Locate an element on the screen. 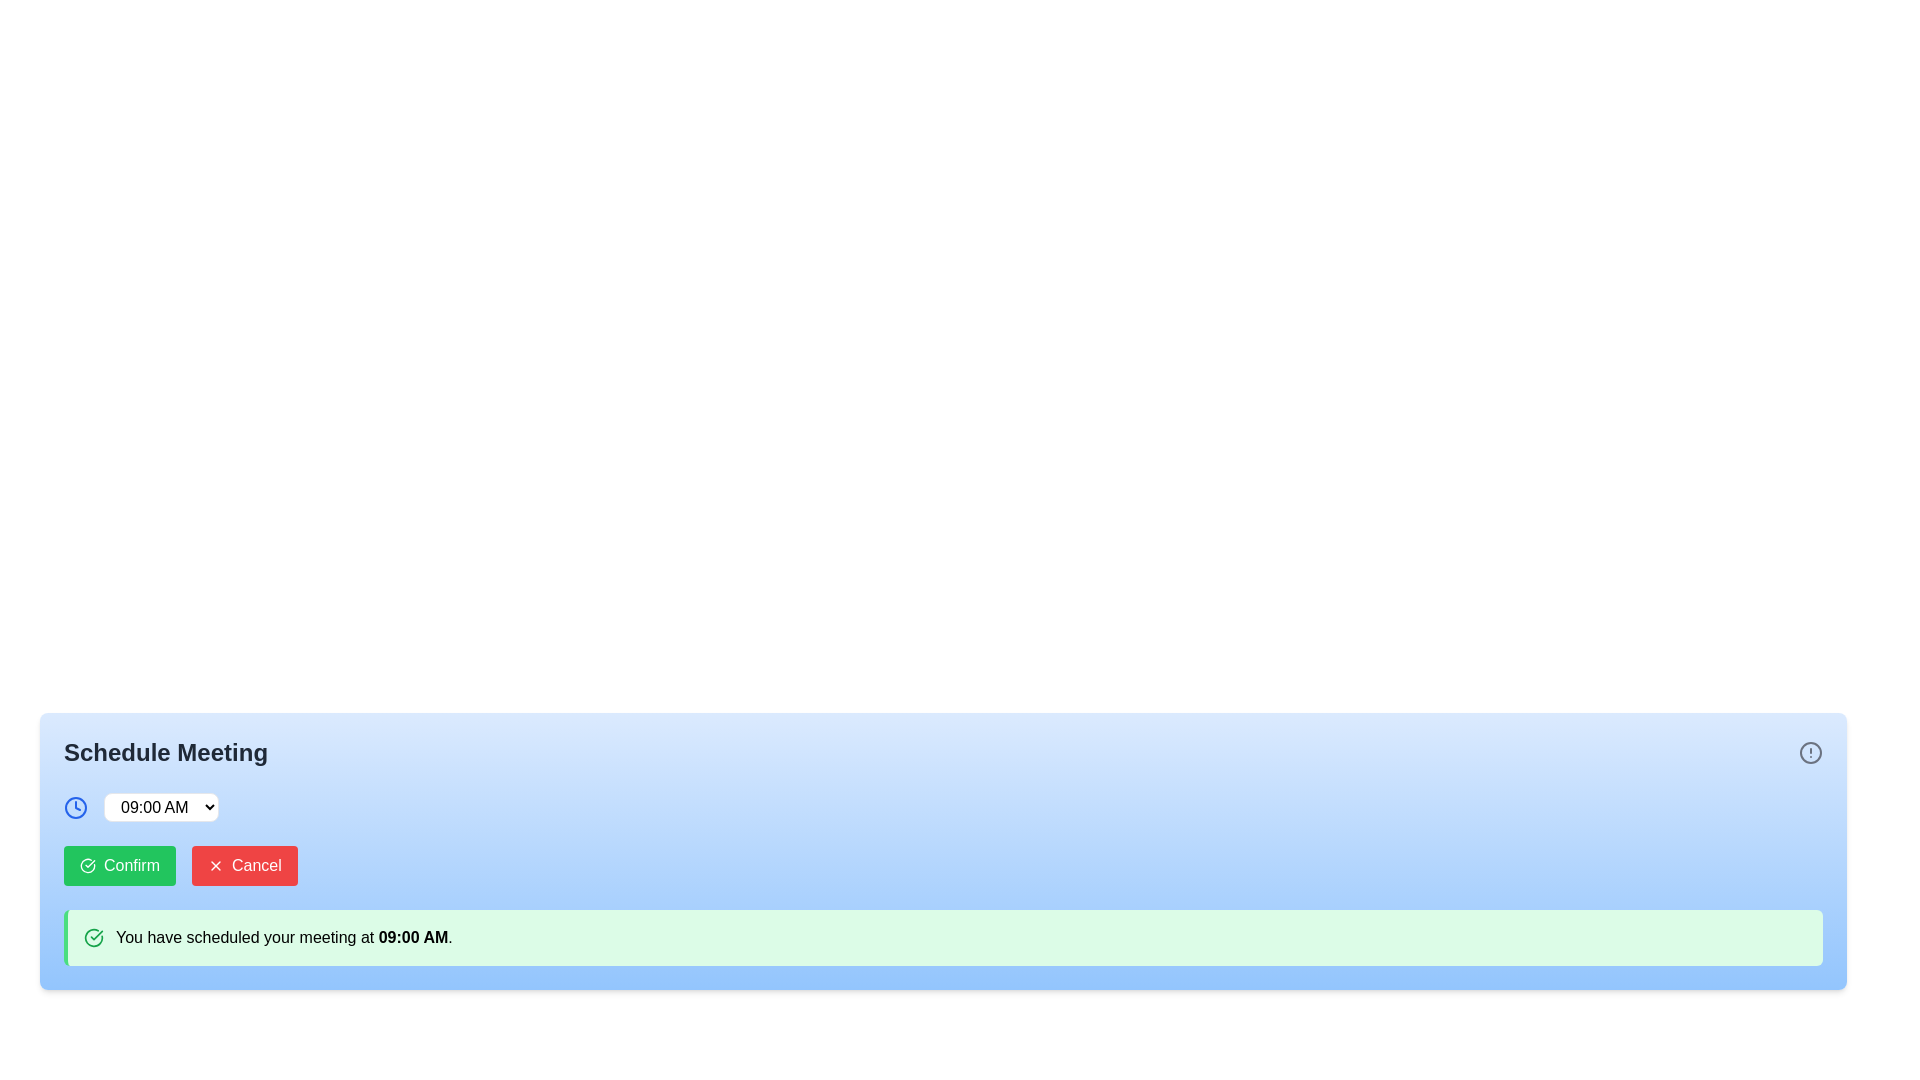  the bold and large-sized text displaying 'Schedule Meeting' in dark gray color located in the upper-left corner of the blue section is located at coordinates (166, 752).